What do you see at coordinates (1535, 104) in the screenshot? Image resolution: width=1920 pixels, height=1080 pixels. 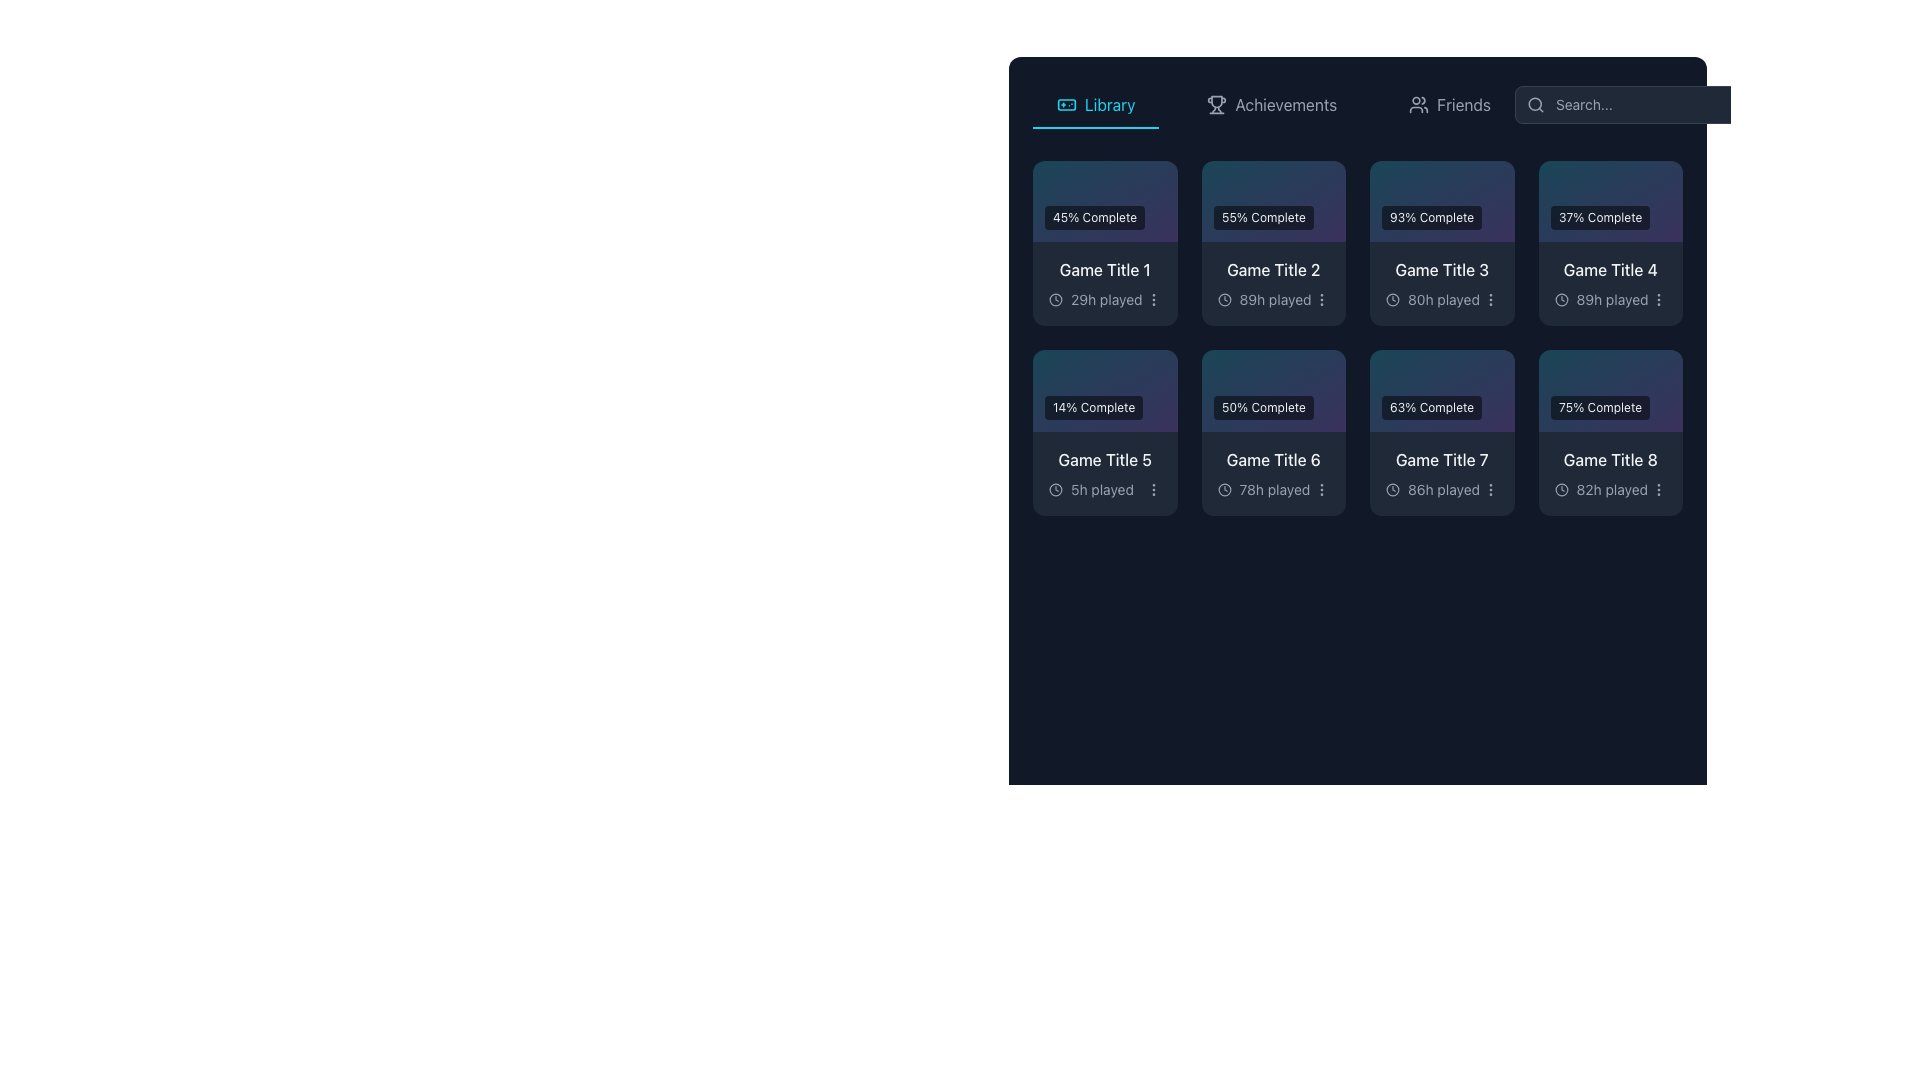 I see `the search icon represented as a magnifying glass, which is located inside the search bar towards the left edge of the input field, vertically centered with the placeholder text 'Search...'` at bounding box center [1535, 104].